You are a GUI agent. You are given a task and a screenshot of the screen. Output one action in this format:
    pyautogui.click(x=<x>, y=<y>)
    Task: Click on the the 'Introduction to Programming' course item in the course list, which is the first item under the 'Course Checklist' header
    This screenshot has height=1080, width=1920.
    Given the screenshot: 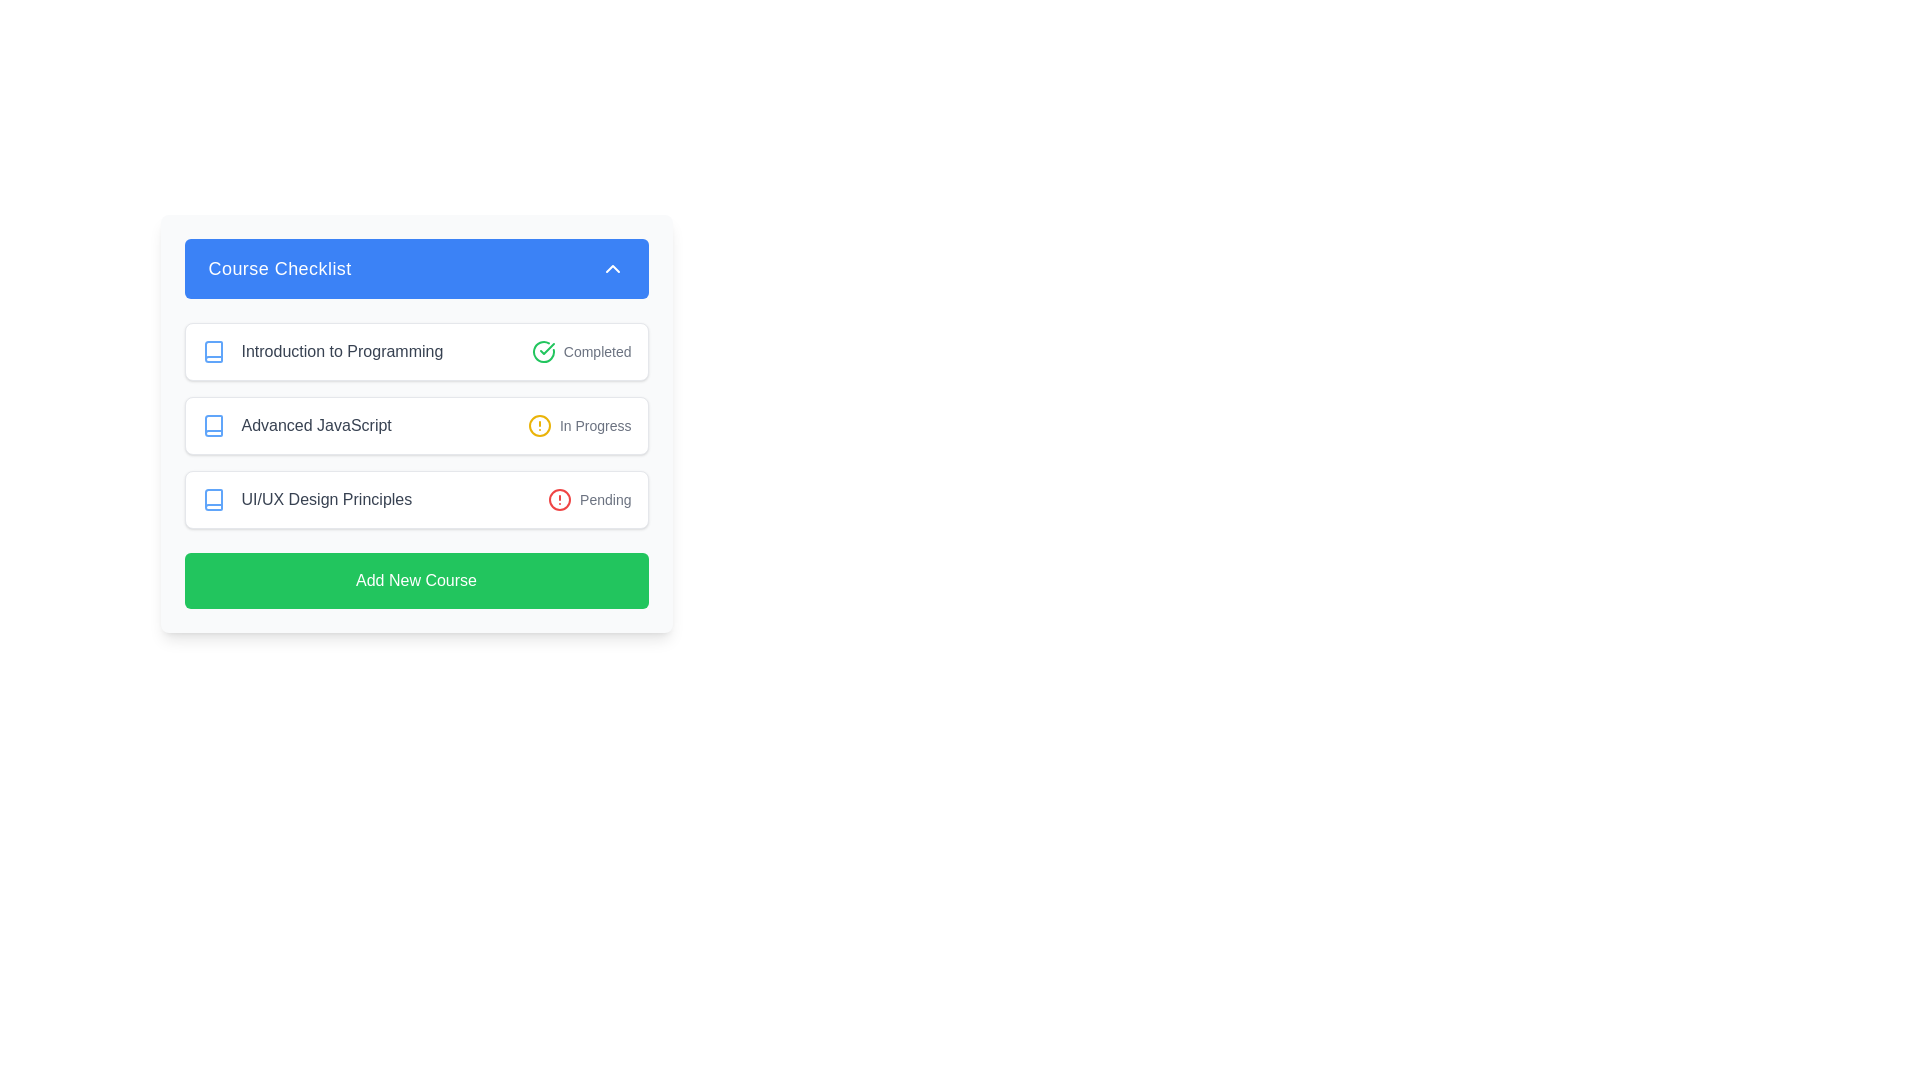 What is the action you would take?
    pyautogui.click(x=322, y=350)
    